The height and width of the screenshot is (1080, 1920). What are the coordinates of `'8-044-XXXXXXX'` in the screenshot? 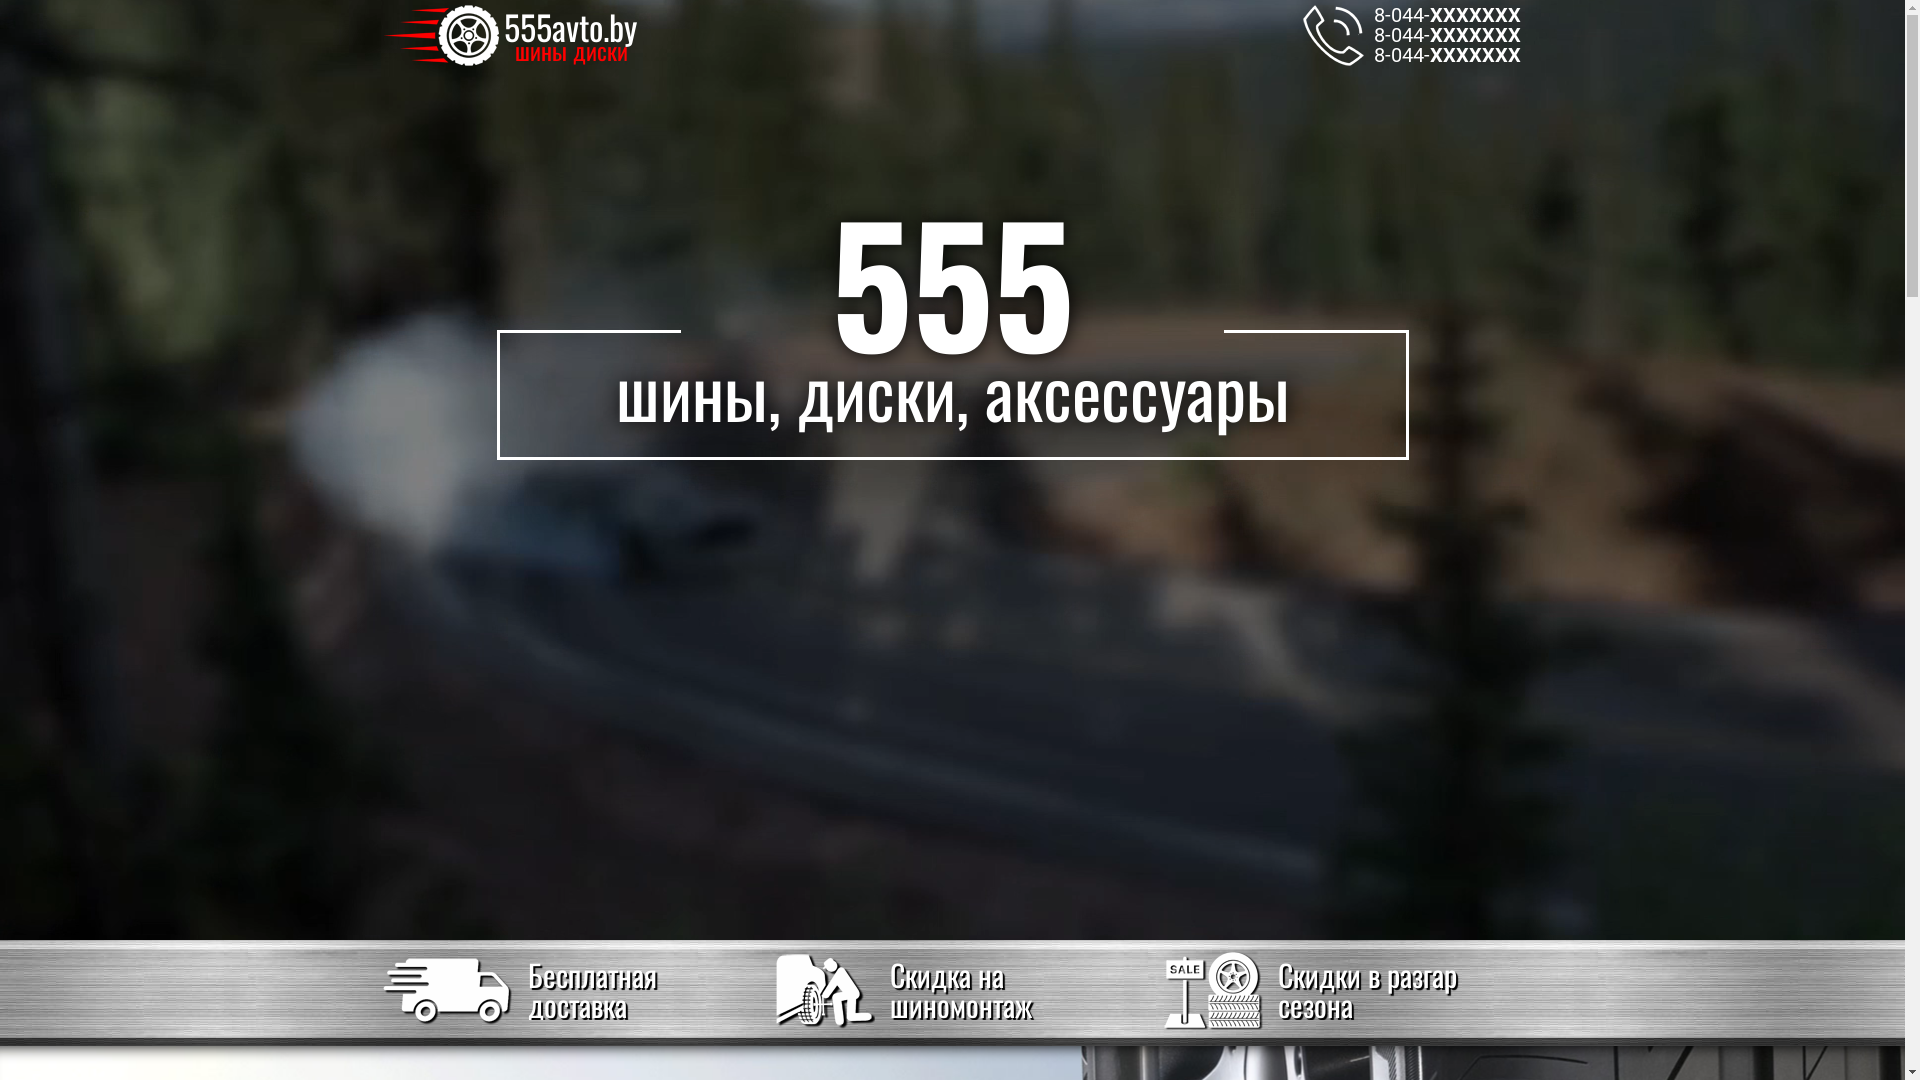 It's located at (1447, 34).